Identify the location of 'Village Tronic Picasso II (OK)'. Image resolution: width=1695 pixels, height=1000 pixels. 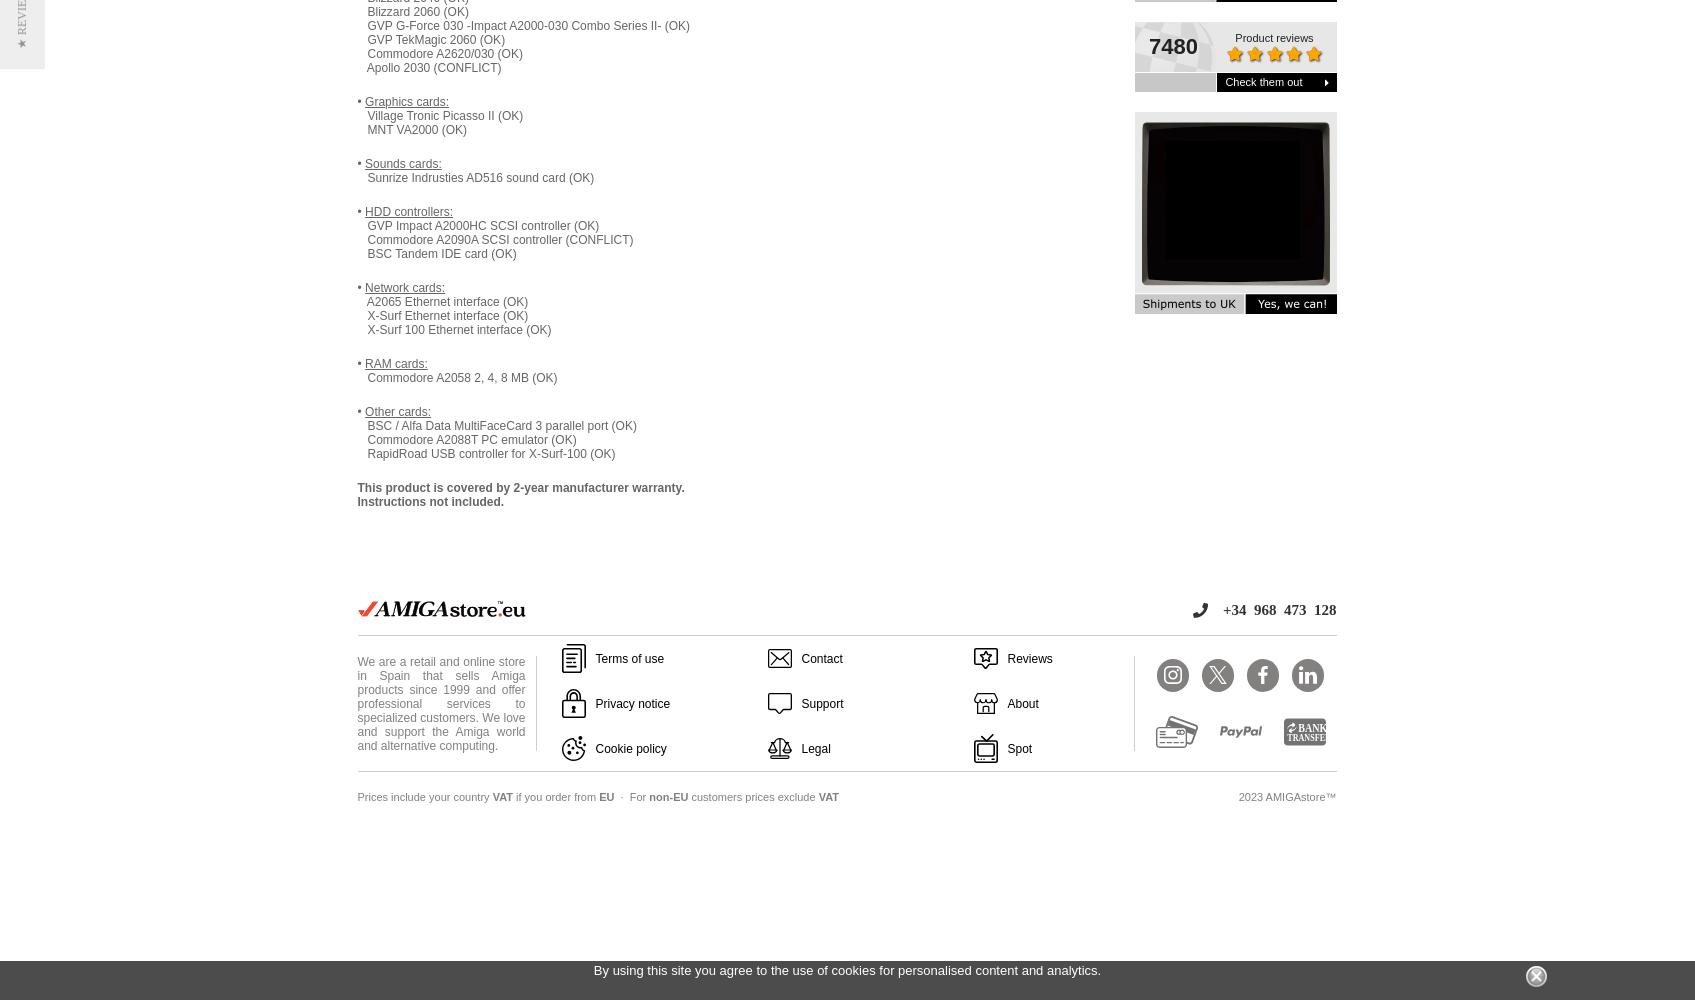
(440, 115).